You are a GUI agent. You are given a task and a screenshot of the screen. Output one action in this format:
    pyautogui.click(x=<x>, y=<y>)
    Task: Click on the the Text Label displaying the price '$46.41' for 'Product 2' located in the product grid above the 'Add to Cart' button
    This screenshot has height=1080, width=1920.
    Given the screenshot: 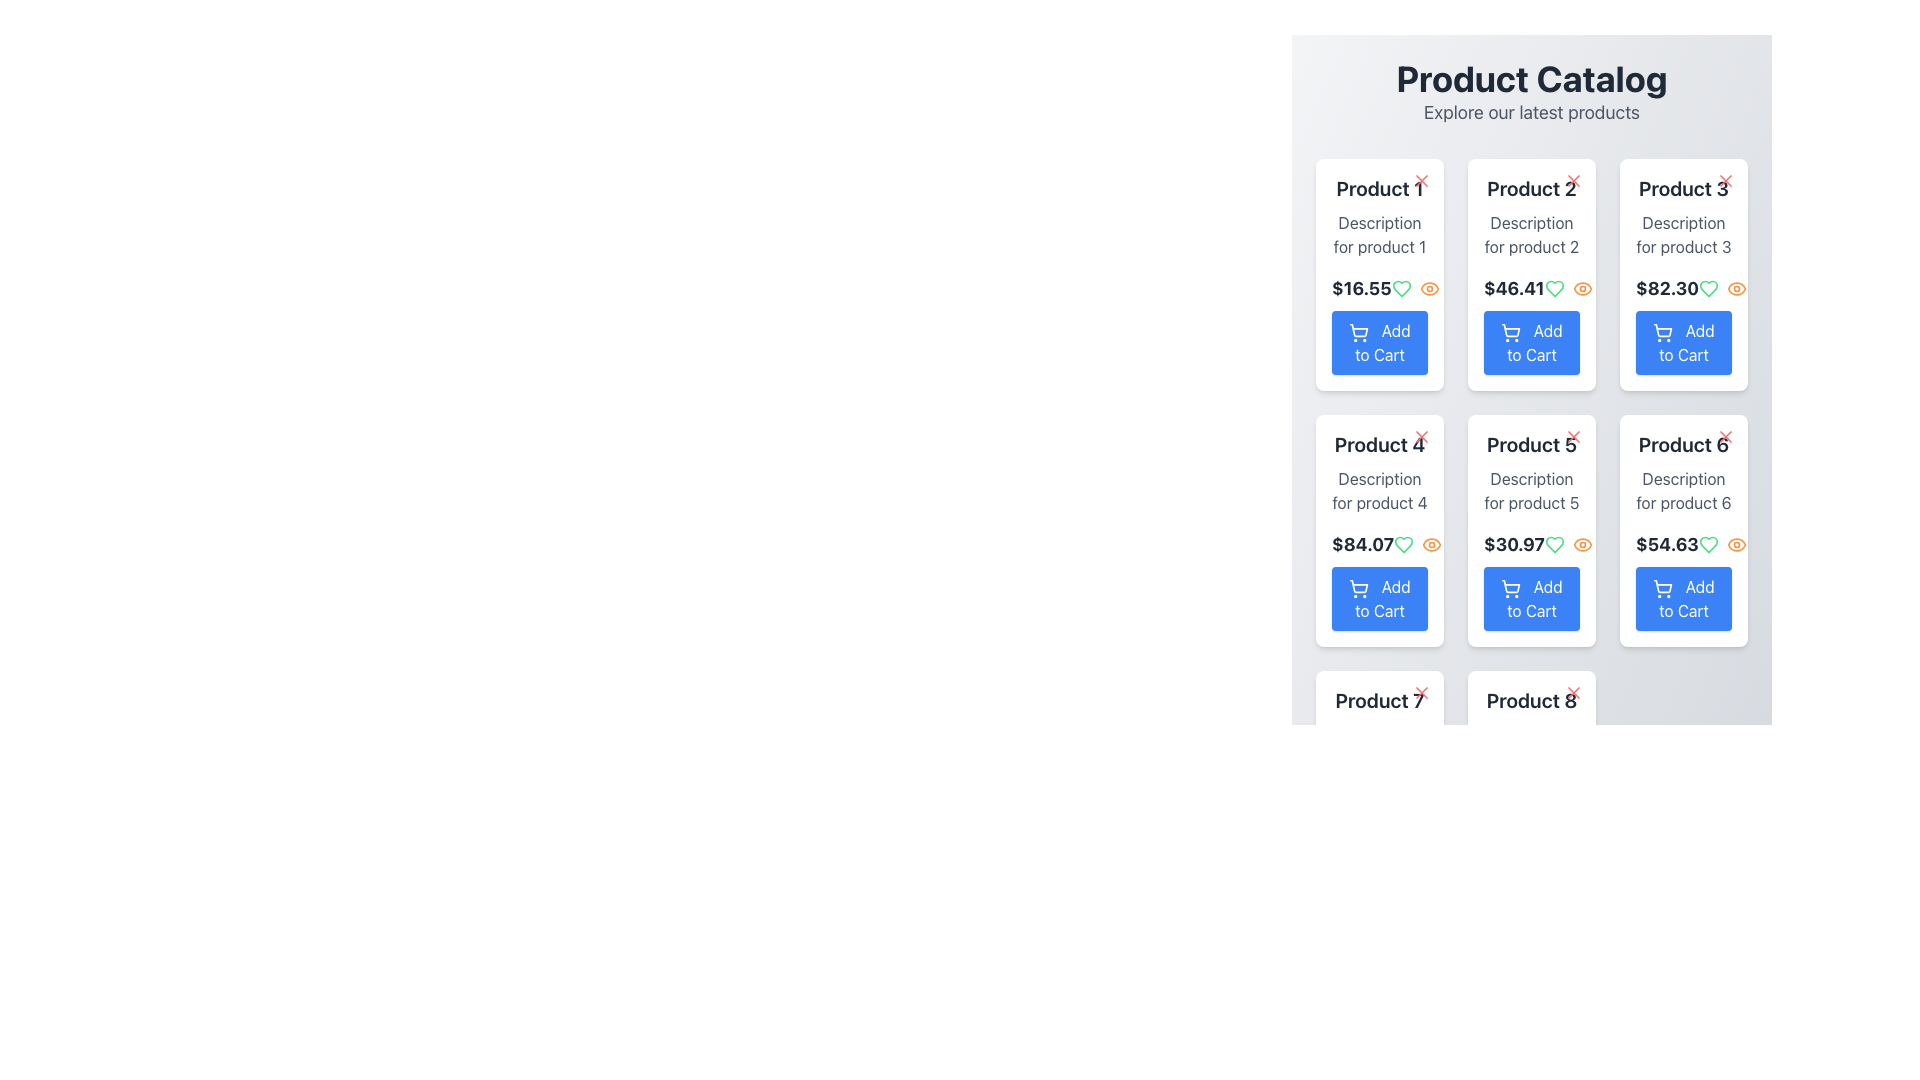 What is the action you would take?
    pyautogui.click(x=1530, y=289)
    